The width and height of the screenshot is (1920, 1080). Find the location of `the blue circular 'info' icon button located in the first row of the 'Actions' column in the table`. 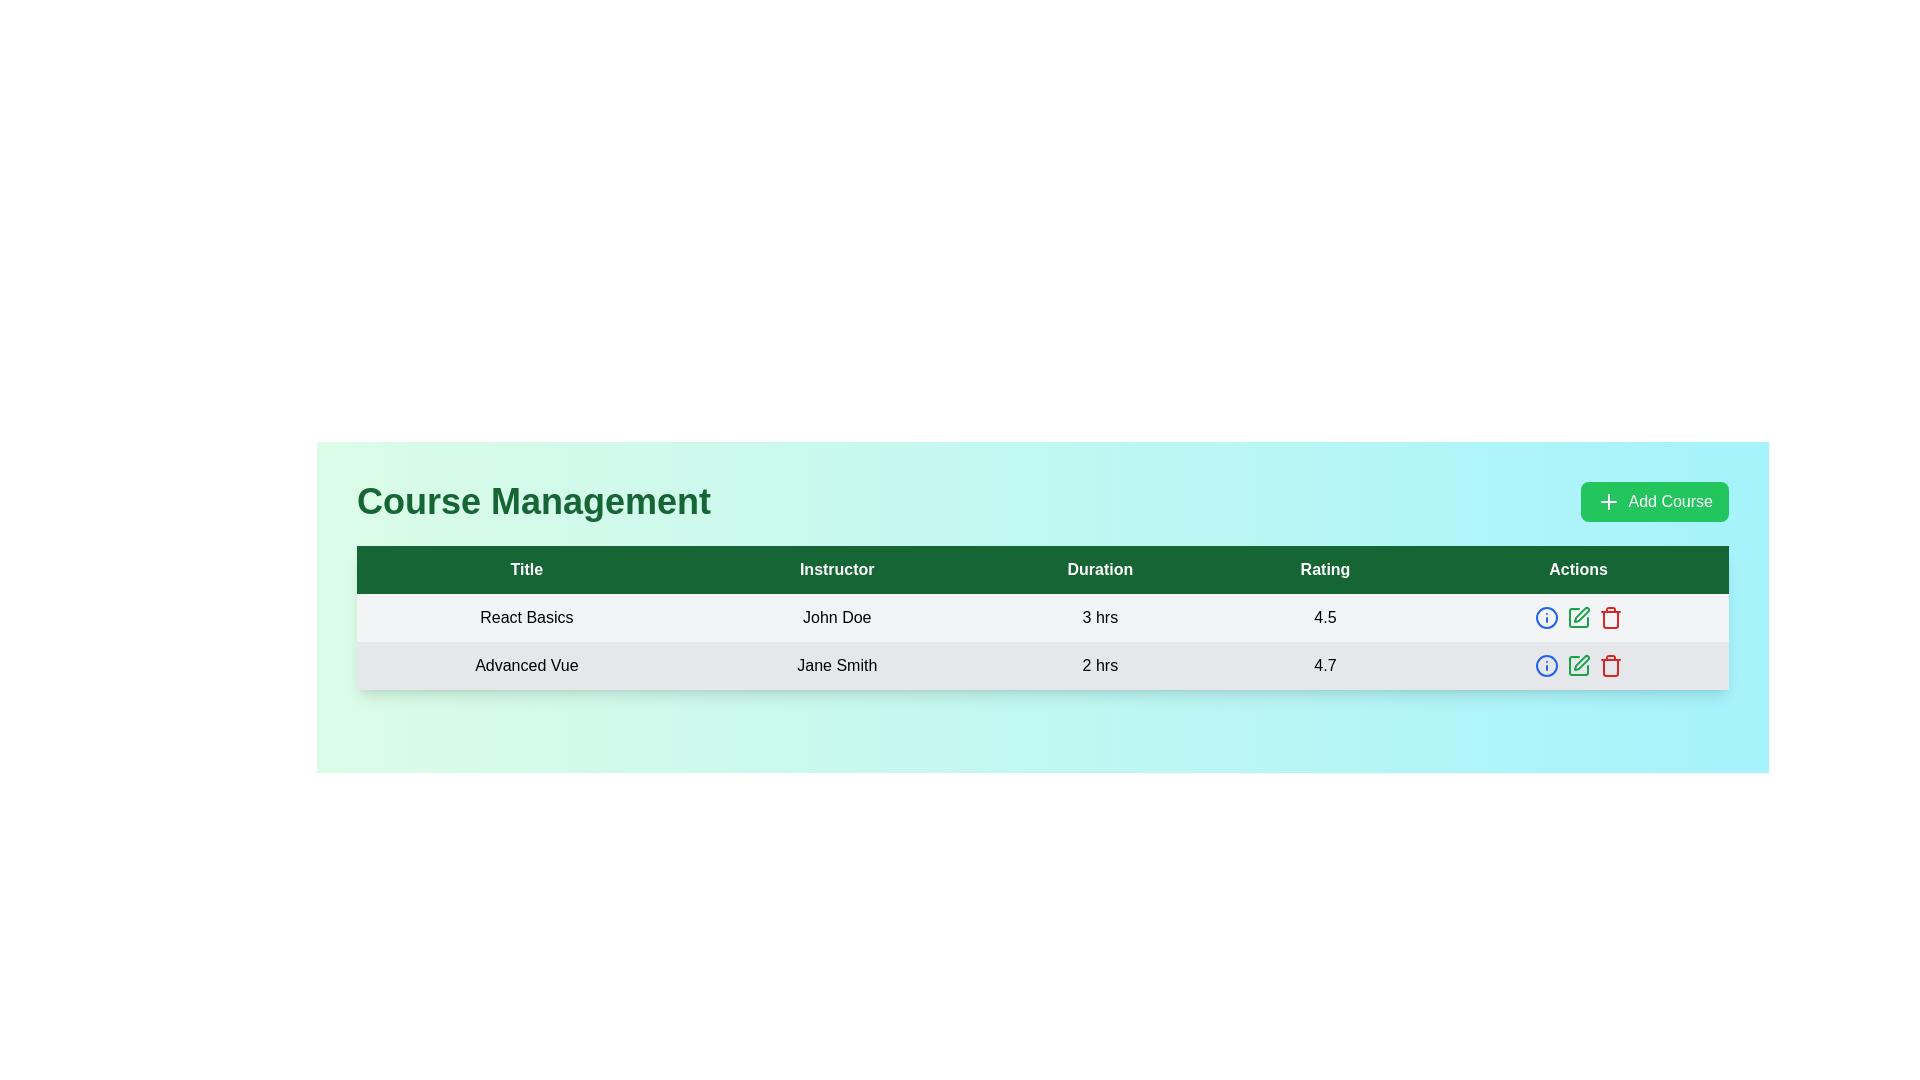

the blue circular 'info' icon button located in the first row of the 'Actions' column in the table is located at coordinates (1545, 616).